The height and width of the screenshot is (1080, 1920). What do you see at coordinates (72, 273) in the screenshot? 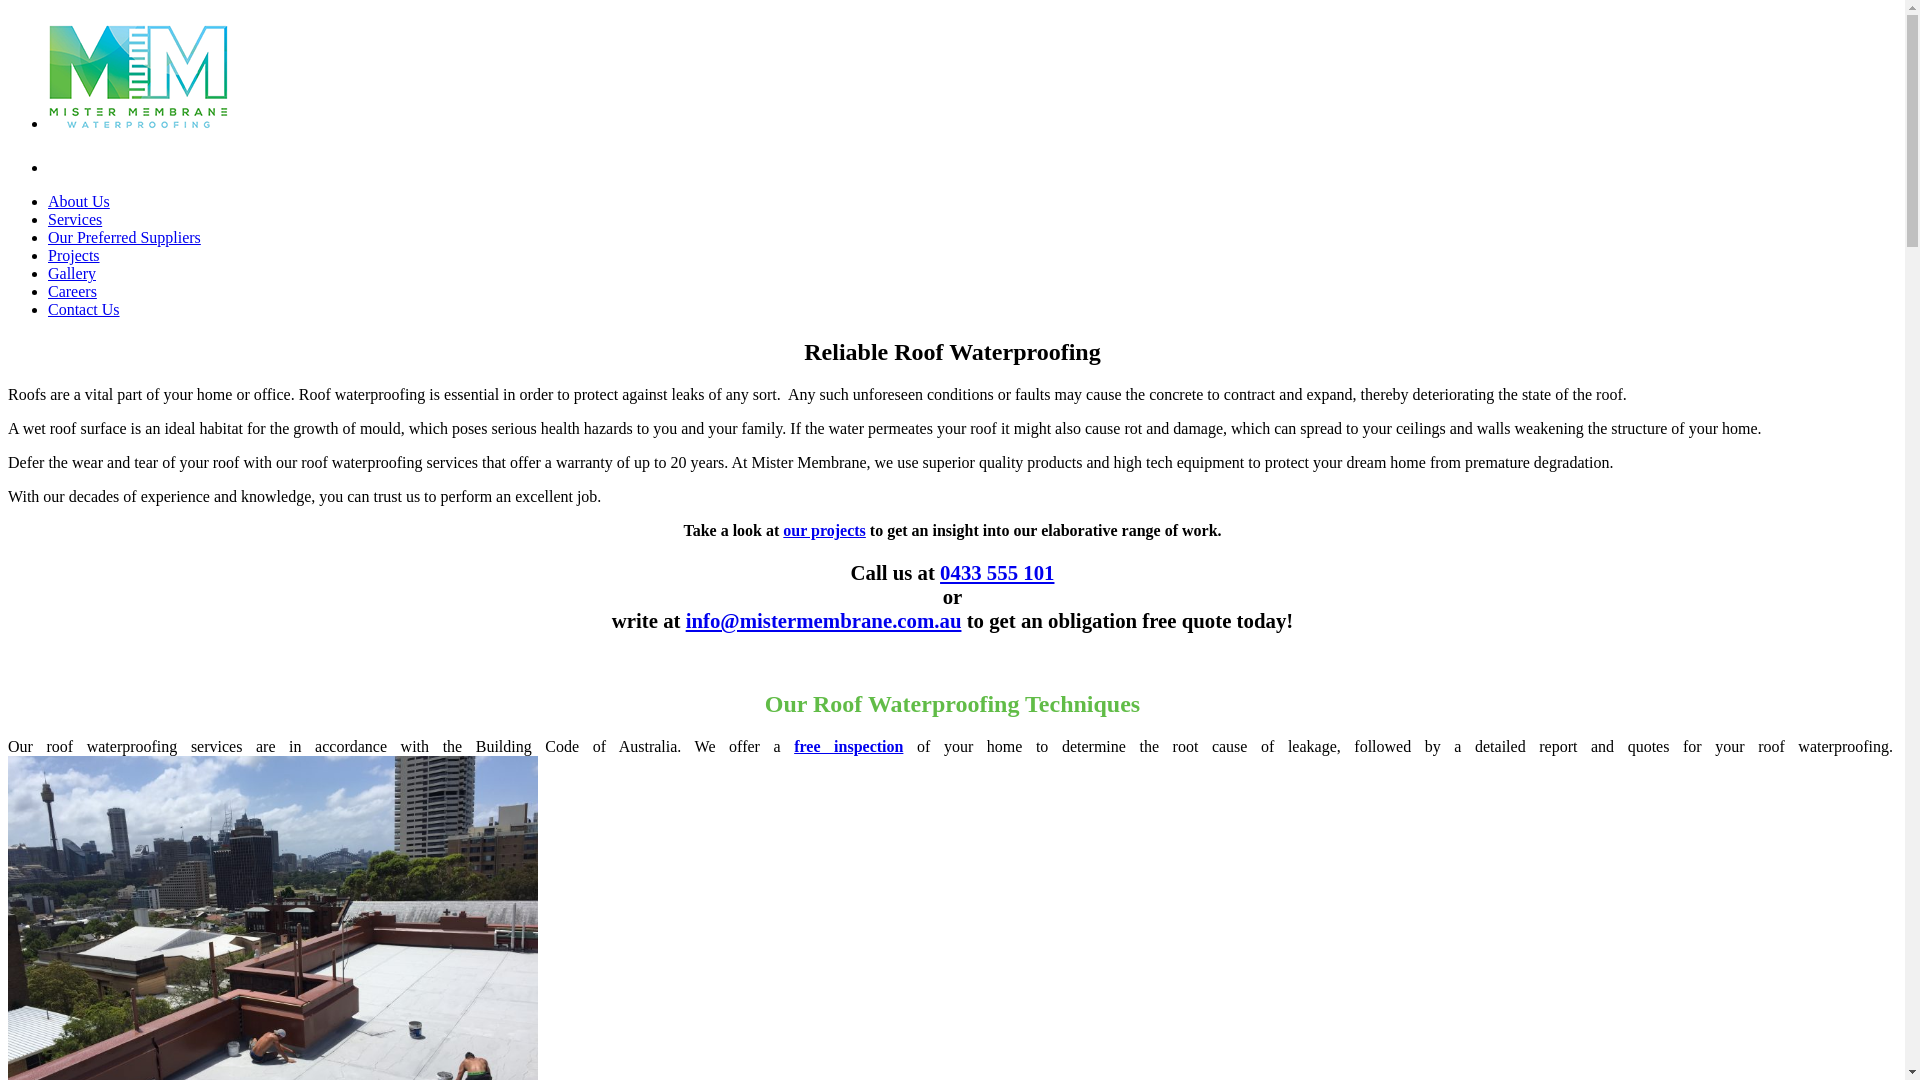
I see `'Gallery'` at bounding box center [72, 273].